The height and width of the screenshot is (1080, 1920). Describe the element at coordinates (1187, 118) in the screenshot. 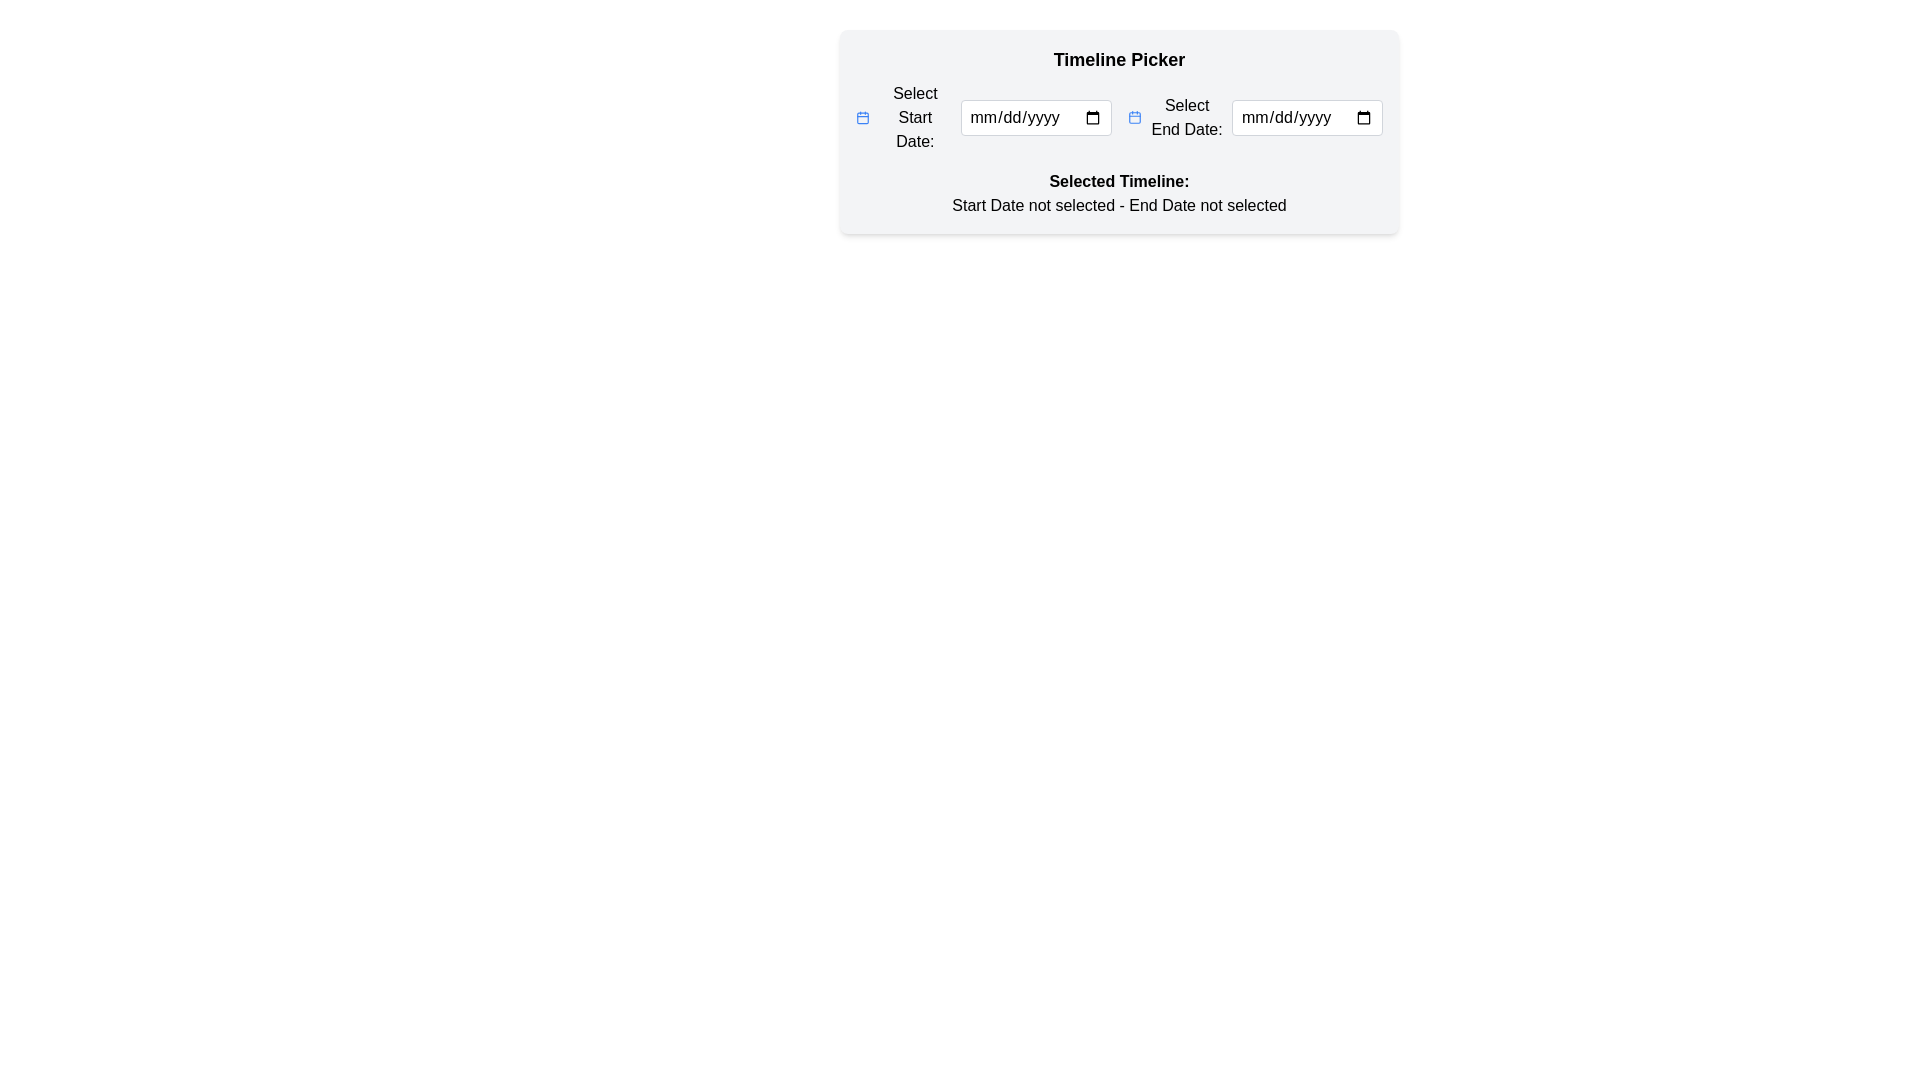

I see `the Text Label indicating the purpose of the adjacent date input field for selecting an end date` at that location.